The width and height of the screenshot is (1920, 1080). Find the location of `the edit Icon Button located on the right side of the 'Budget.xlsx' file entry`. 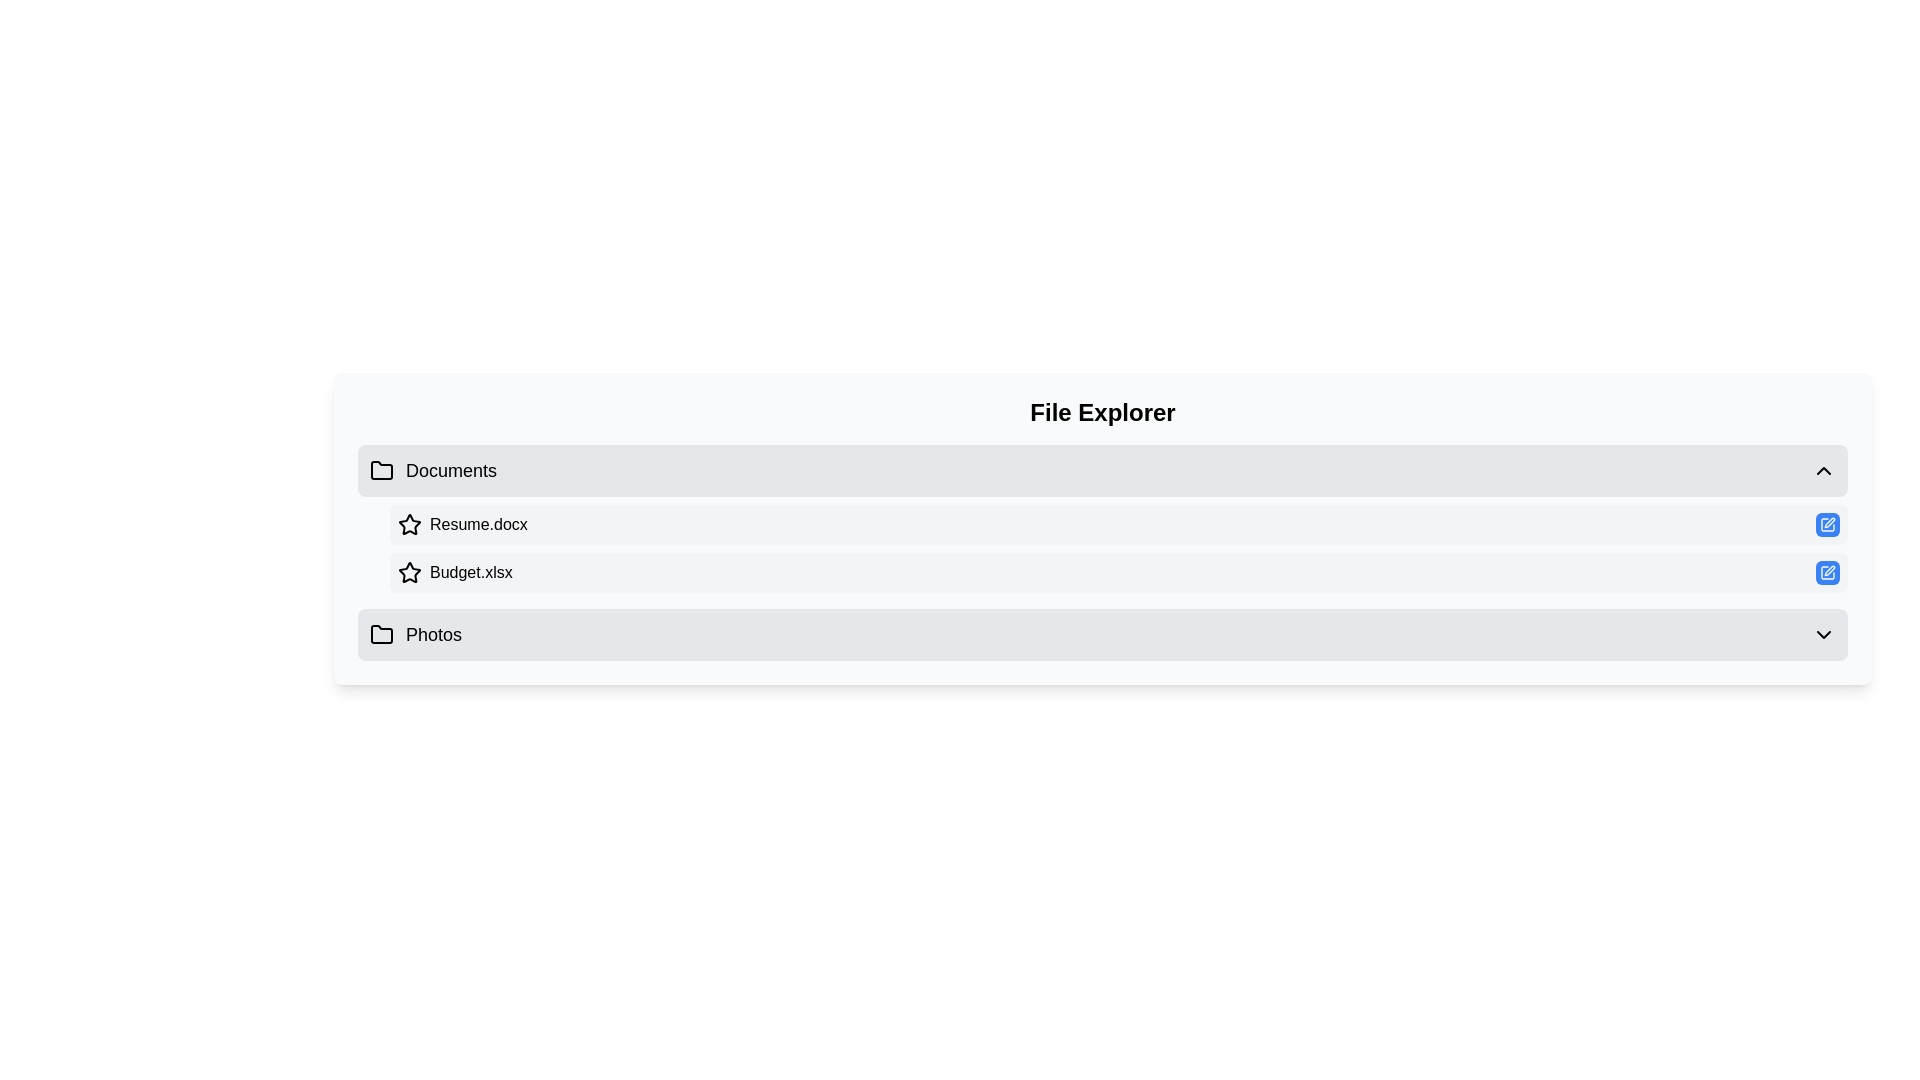

the edit Icon Button located on the right side of the 'Budget.xlsx' file entry is located at coordinates (1828, 573).